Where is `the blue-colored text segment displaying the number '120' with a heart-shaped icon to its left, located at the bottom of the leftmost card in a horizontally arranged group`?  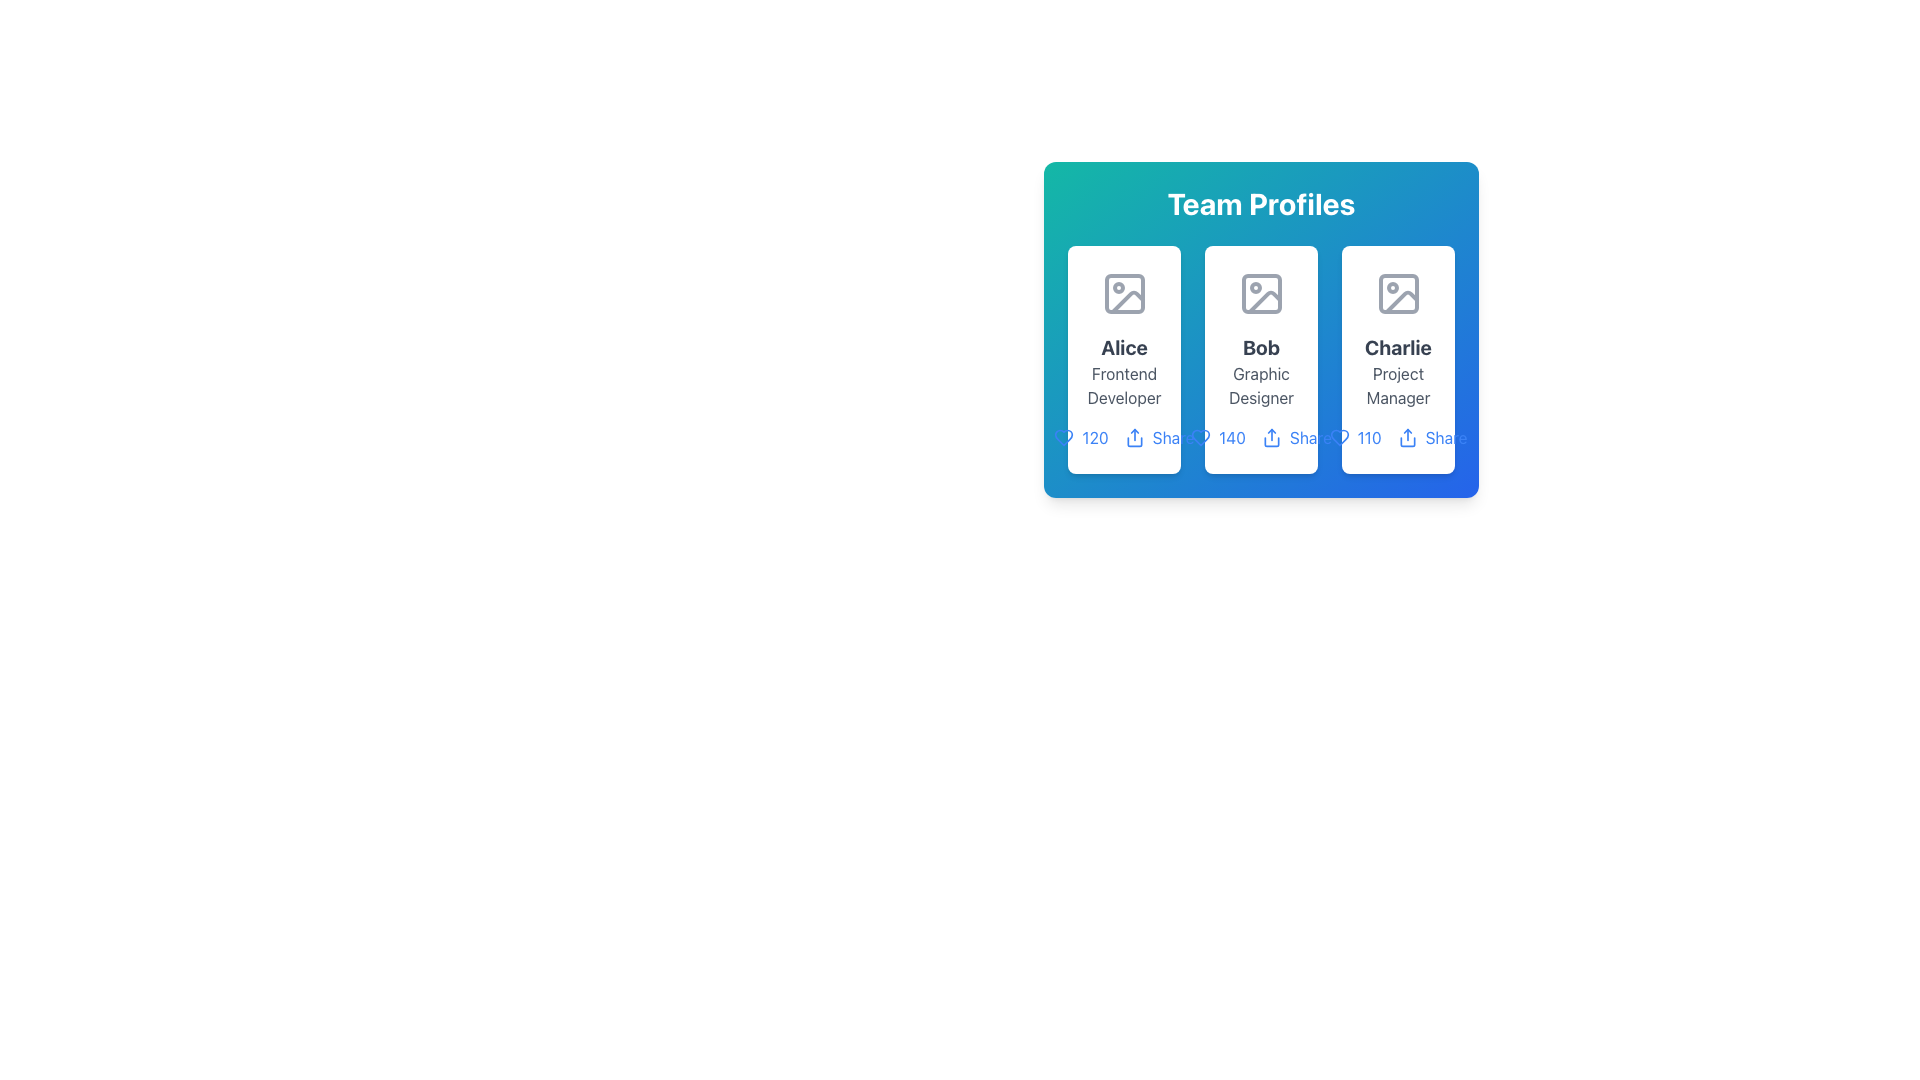 the blue-colored text segment displaying the number '120' with a heart-shaped icon to its left, located at the bottom of the leftmost card in a horizontally arranged group is located at coordinates (1080, 437).